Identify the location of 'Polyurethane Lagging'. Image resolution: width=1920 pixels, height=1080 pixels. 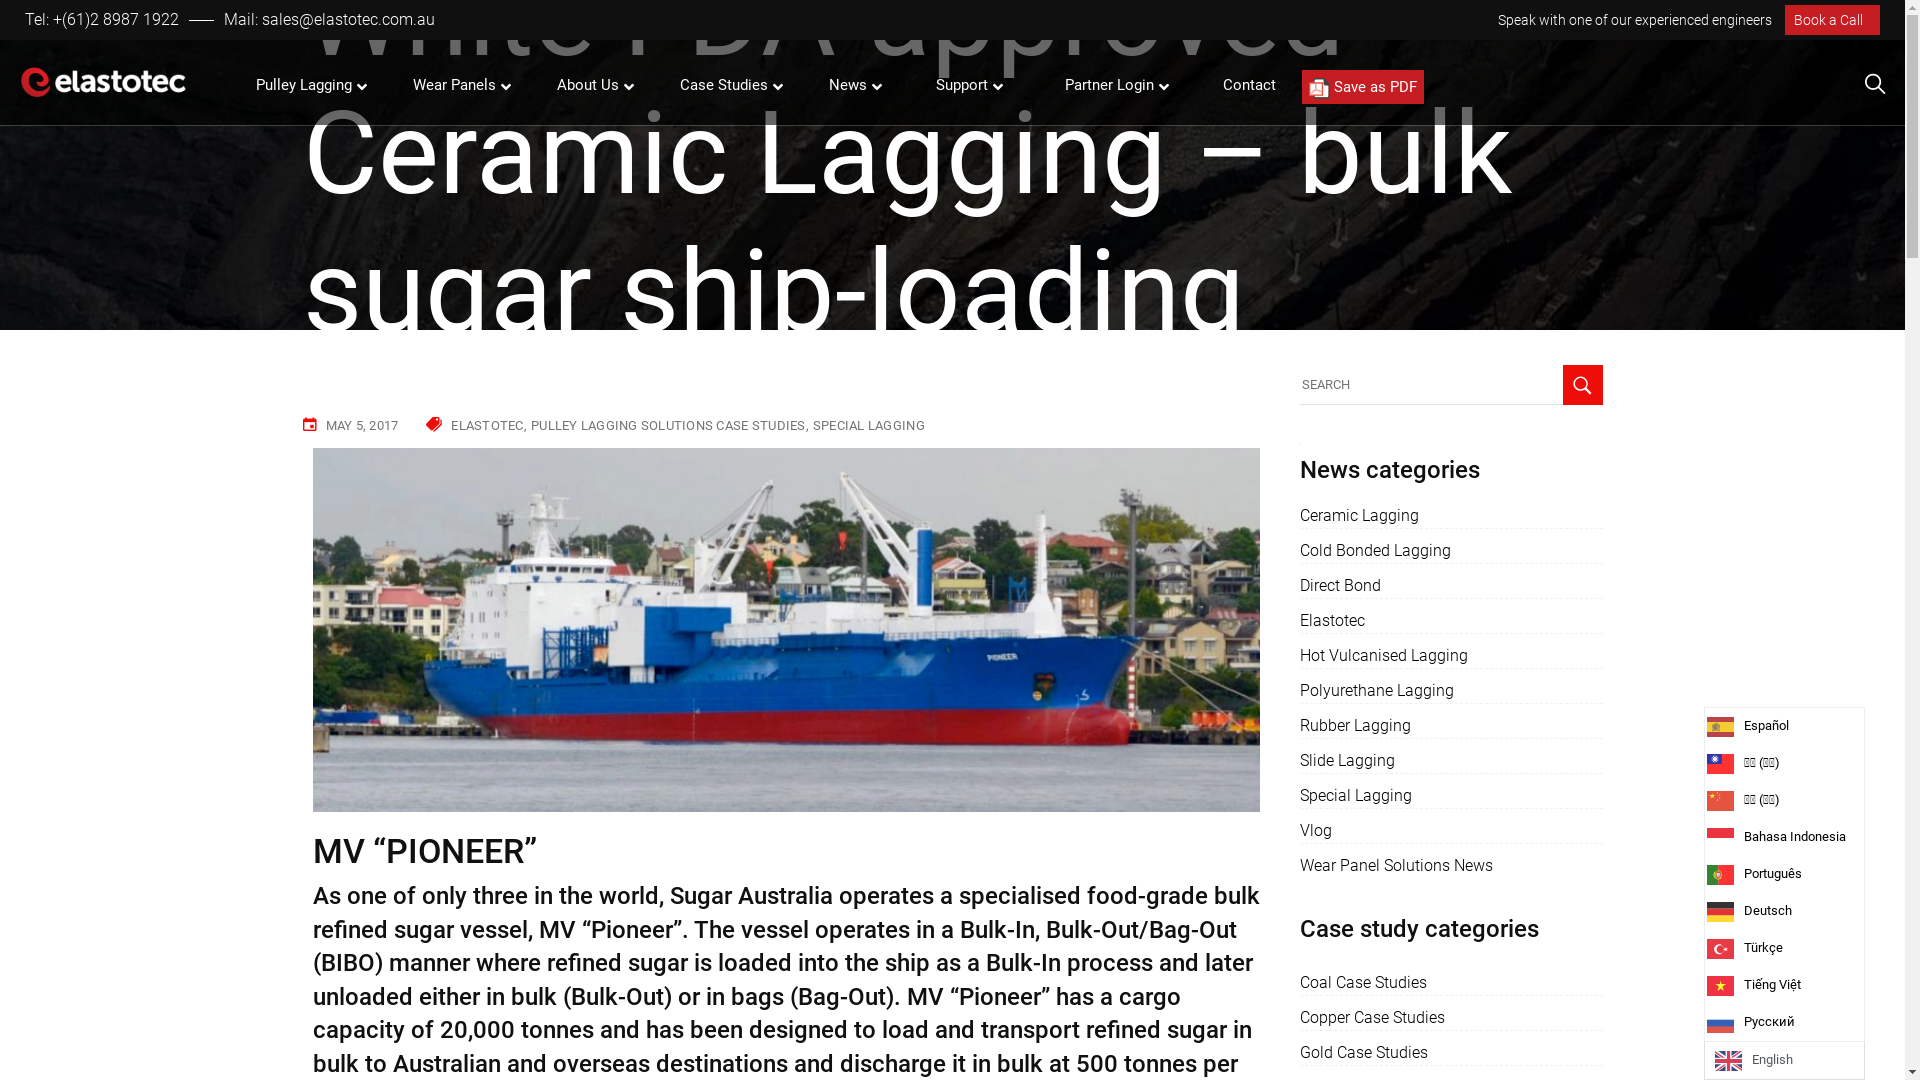
(1376, 689).